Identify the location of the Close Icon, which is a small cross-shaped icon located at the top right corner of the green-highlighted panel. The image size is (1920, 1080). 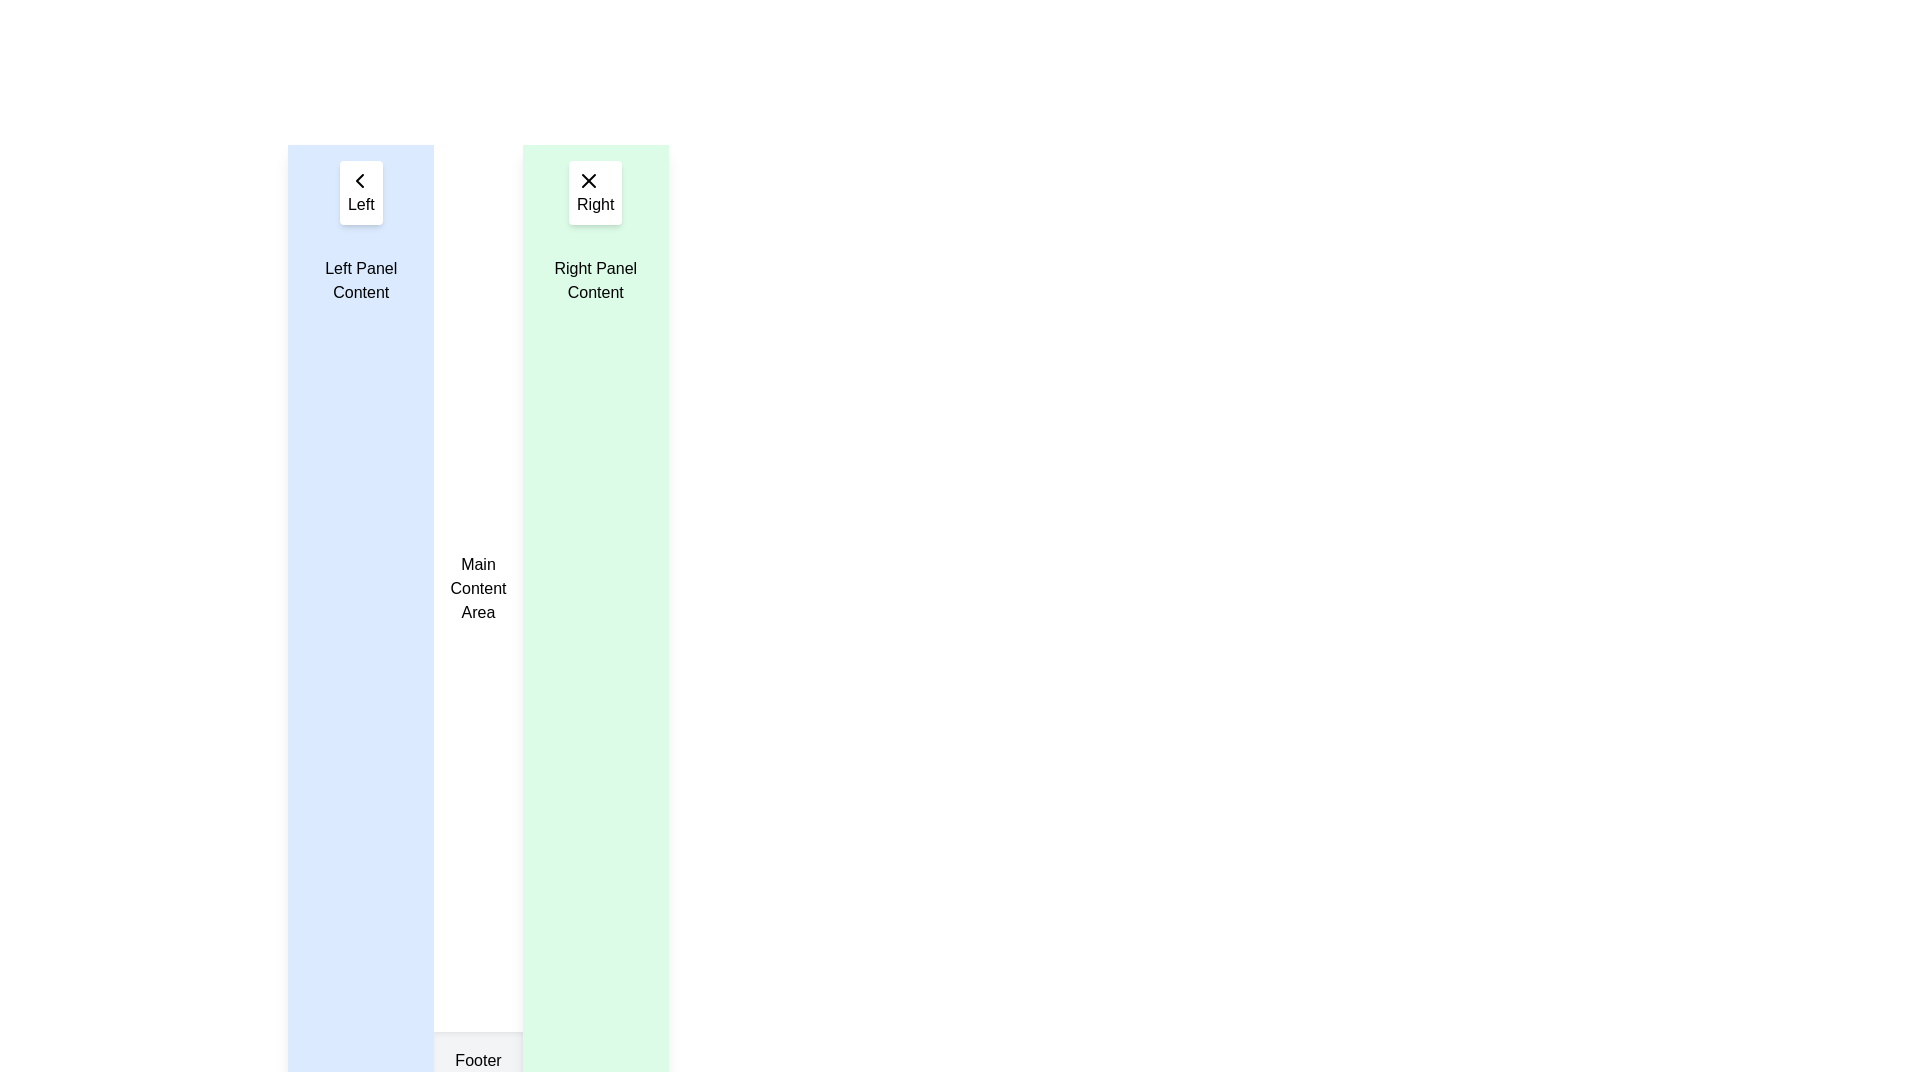
(588, 181).